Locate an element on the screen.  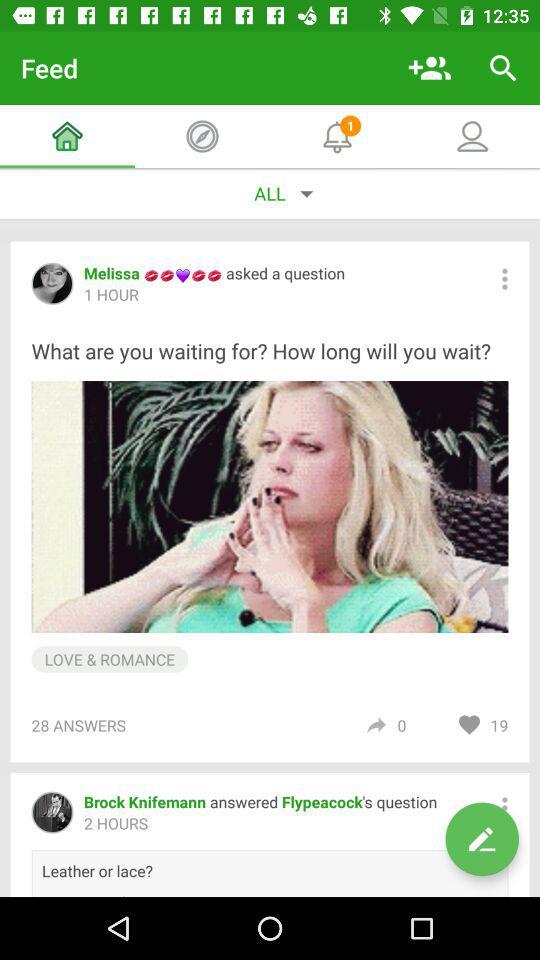
options is located at coordinates (503, 278).